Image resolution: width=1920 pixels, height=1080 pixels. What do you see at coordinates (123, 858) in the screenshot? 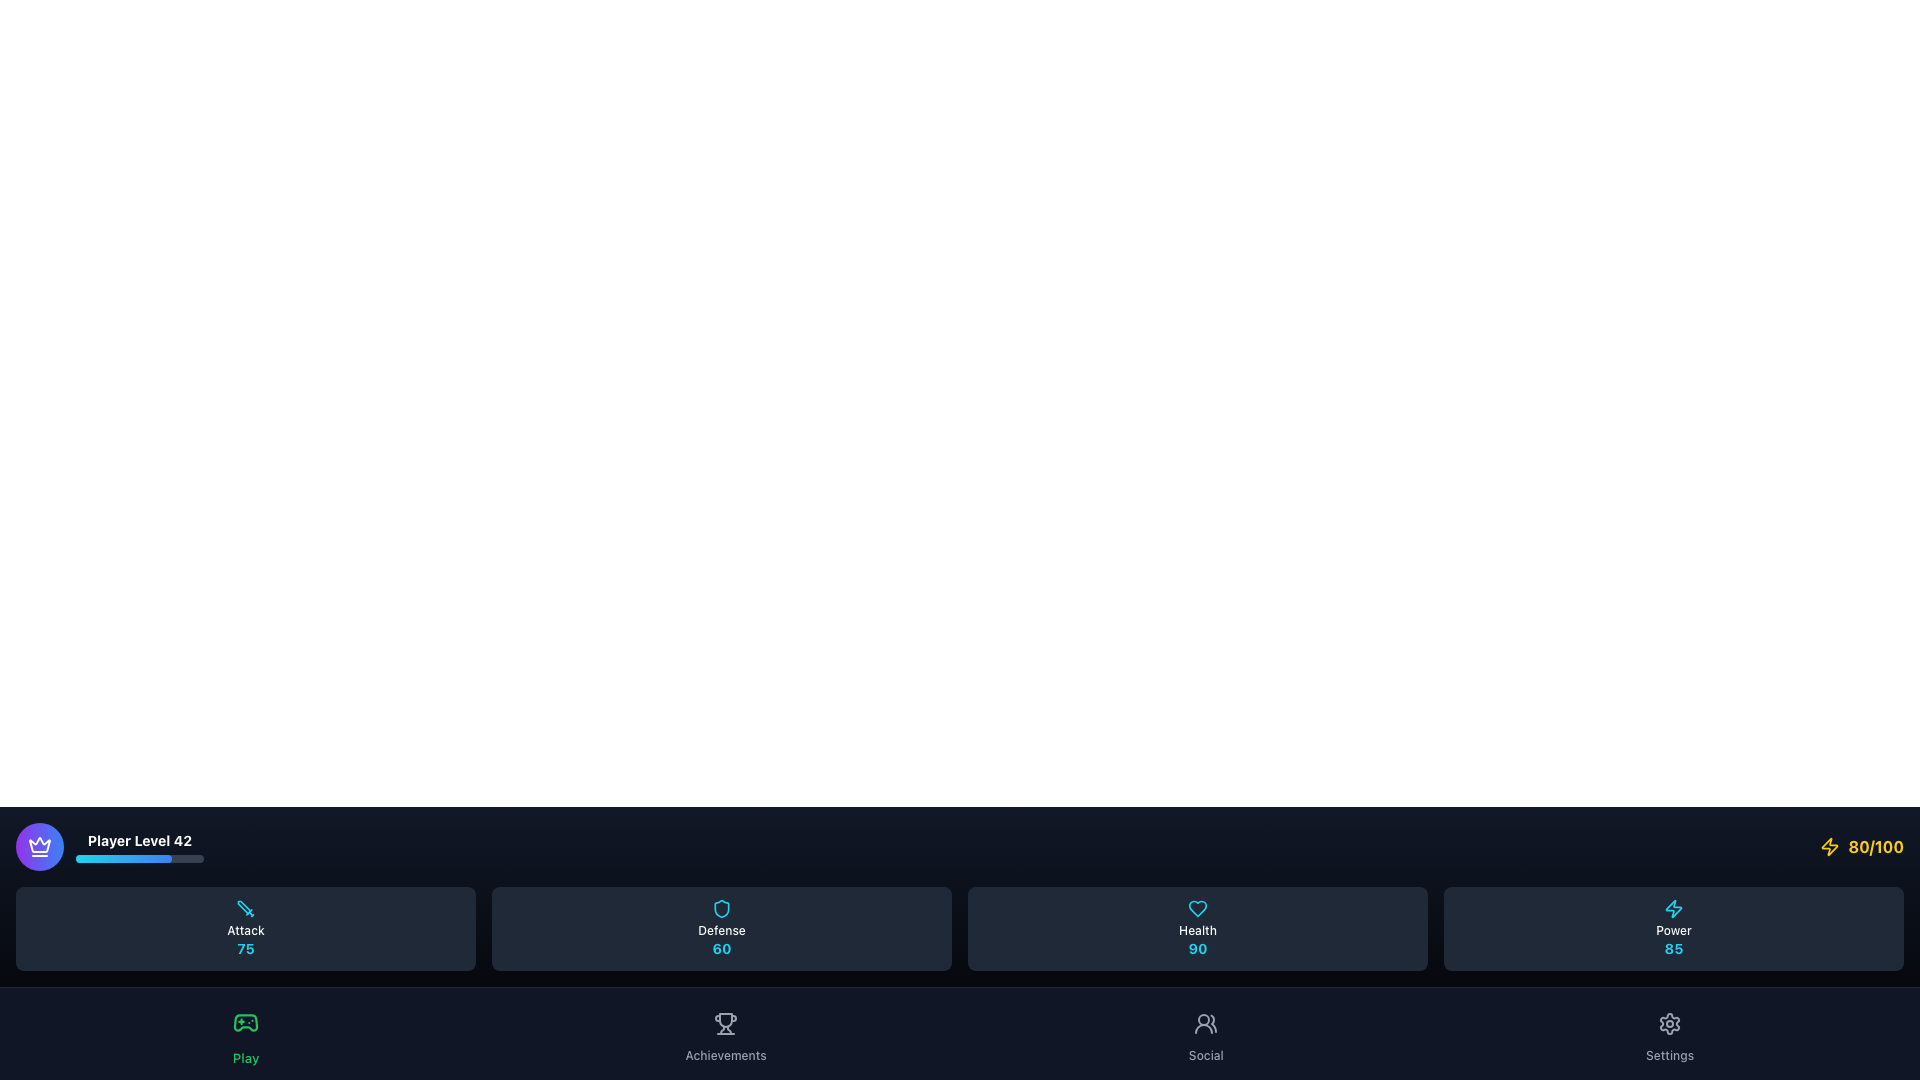
I see `the Progress indicator bar, which is a horizontal bar with a gradient fill transitioning from cyan to blue, located inside a larger rounded progress bar near the 'Player Level 42' label` at bounding box center [123, 858].